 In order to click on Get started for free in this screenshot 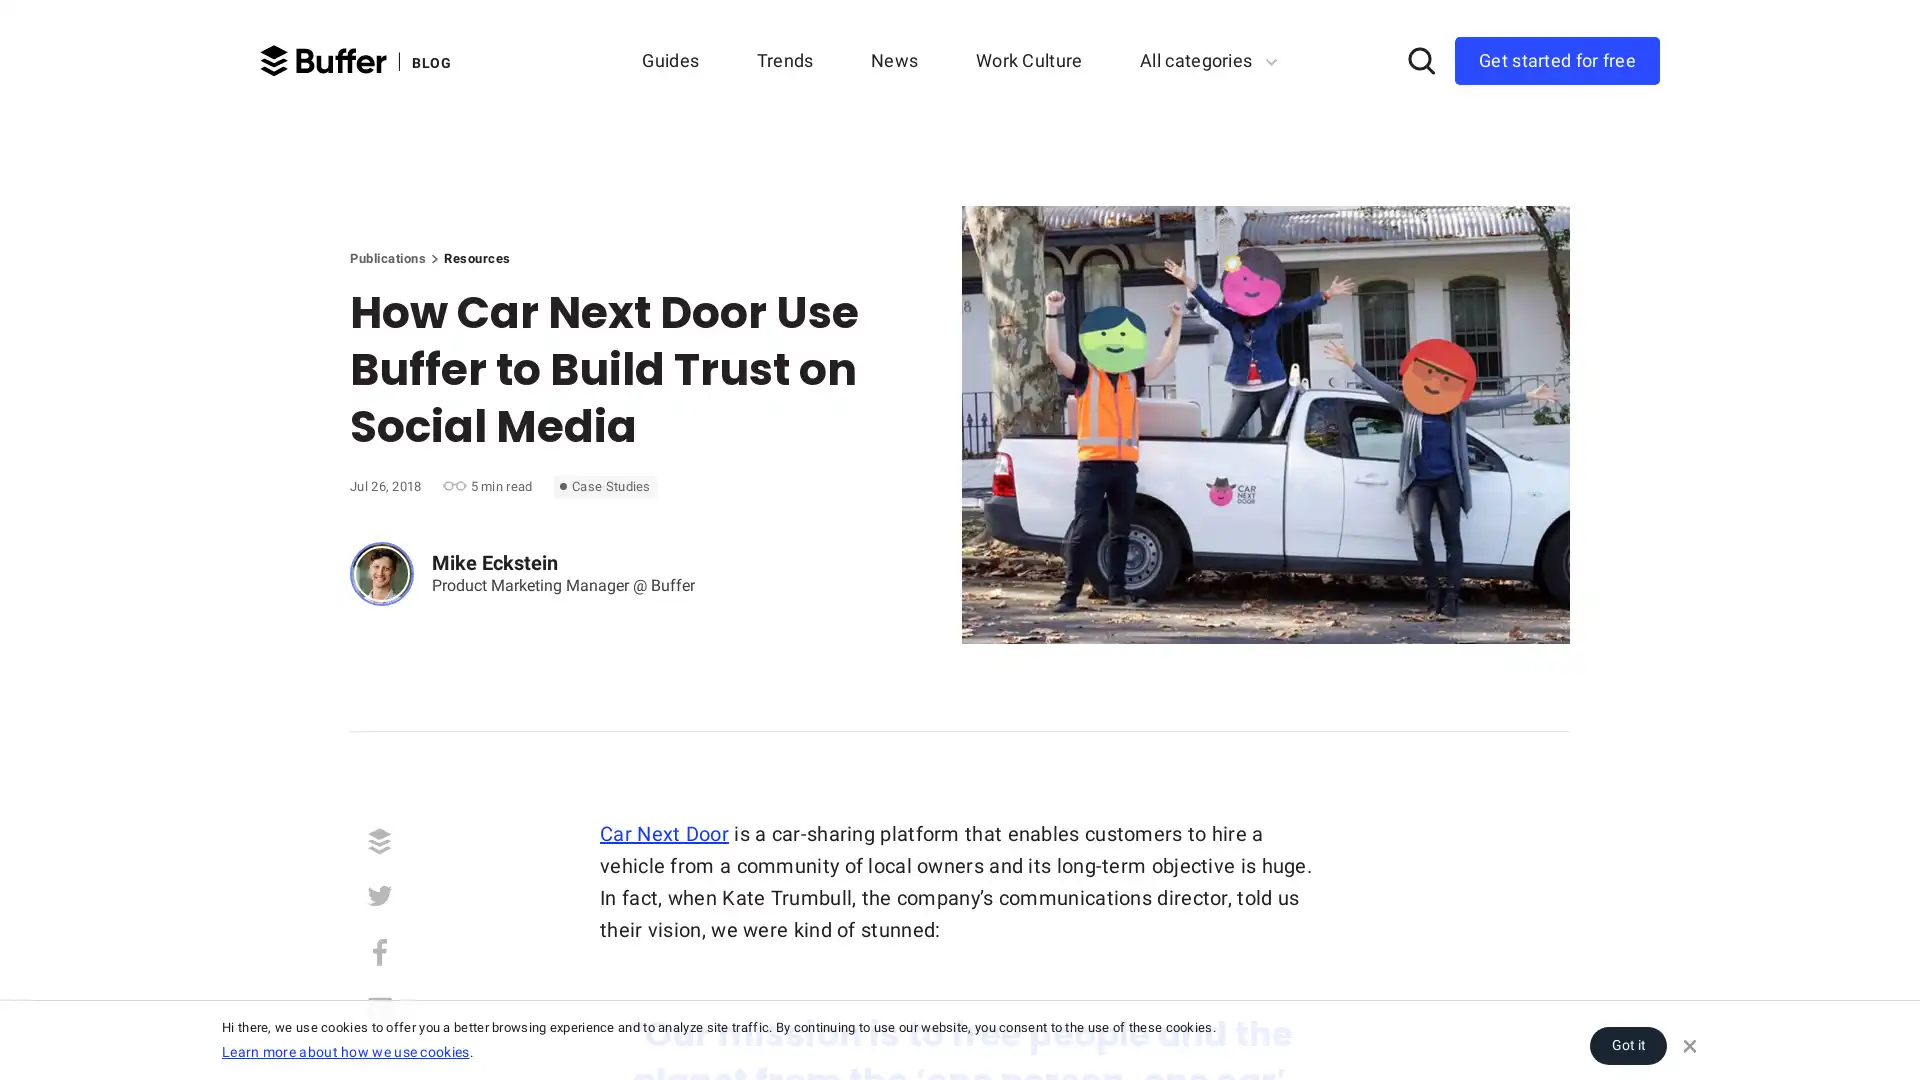, I will do `click(1556, 60)`.